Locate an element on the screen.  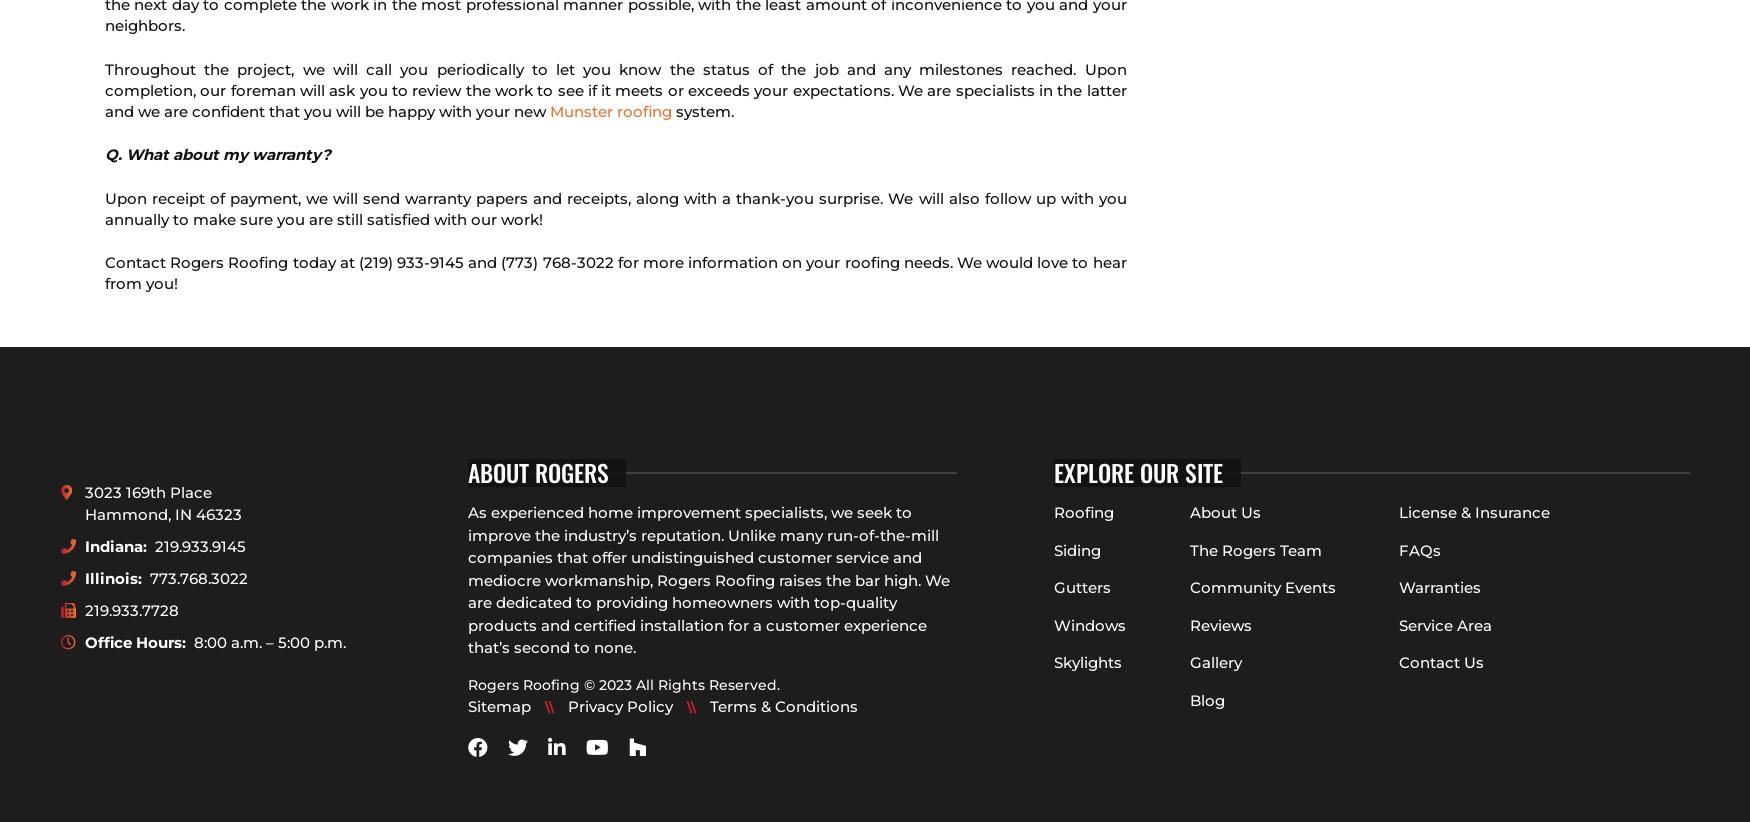
'About Us' is located at coordinates (1224, 511).